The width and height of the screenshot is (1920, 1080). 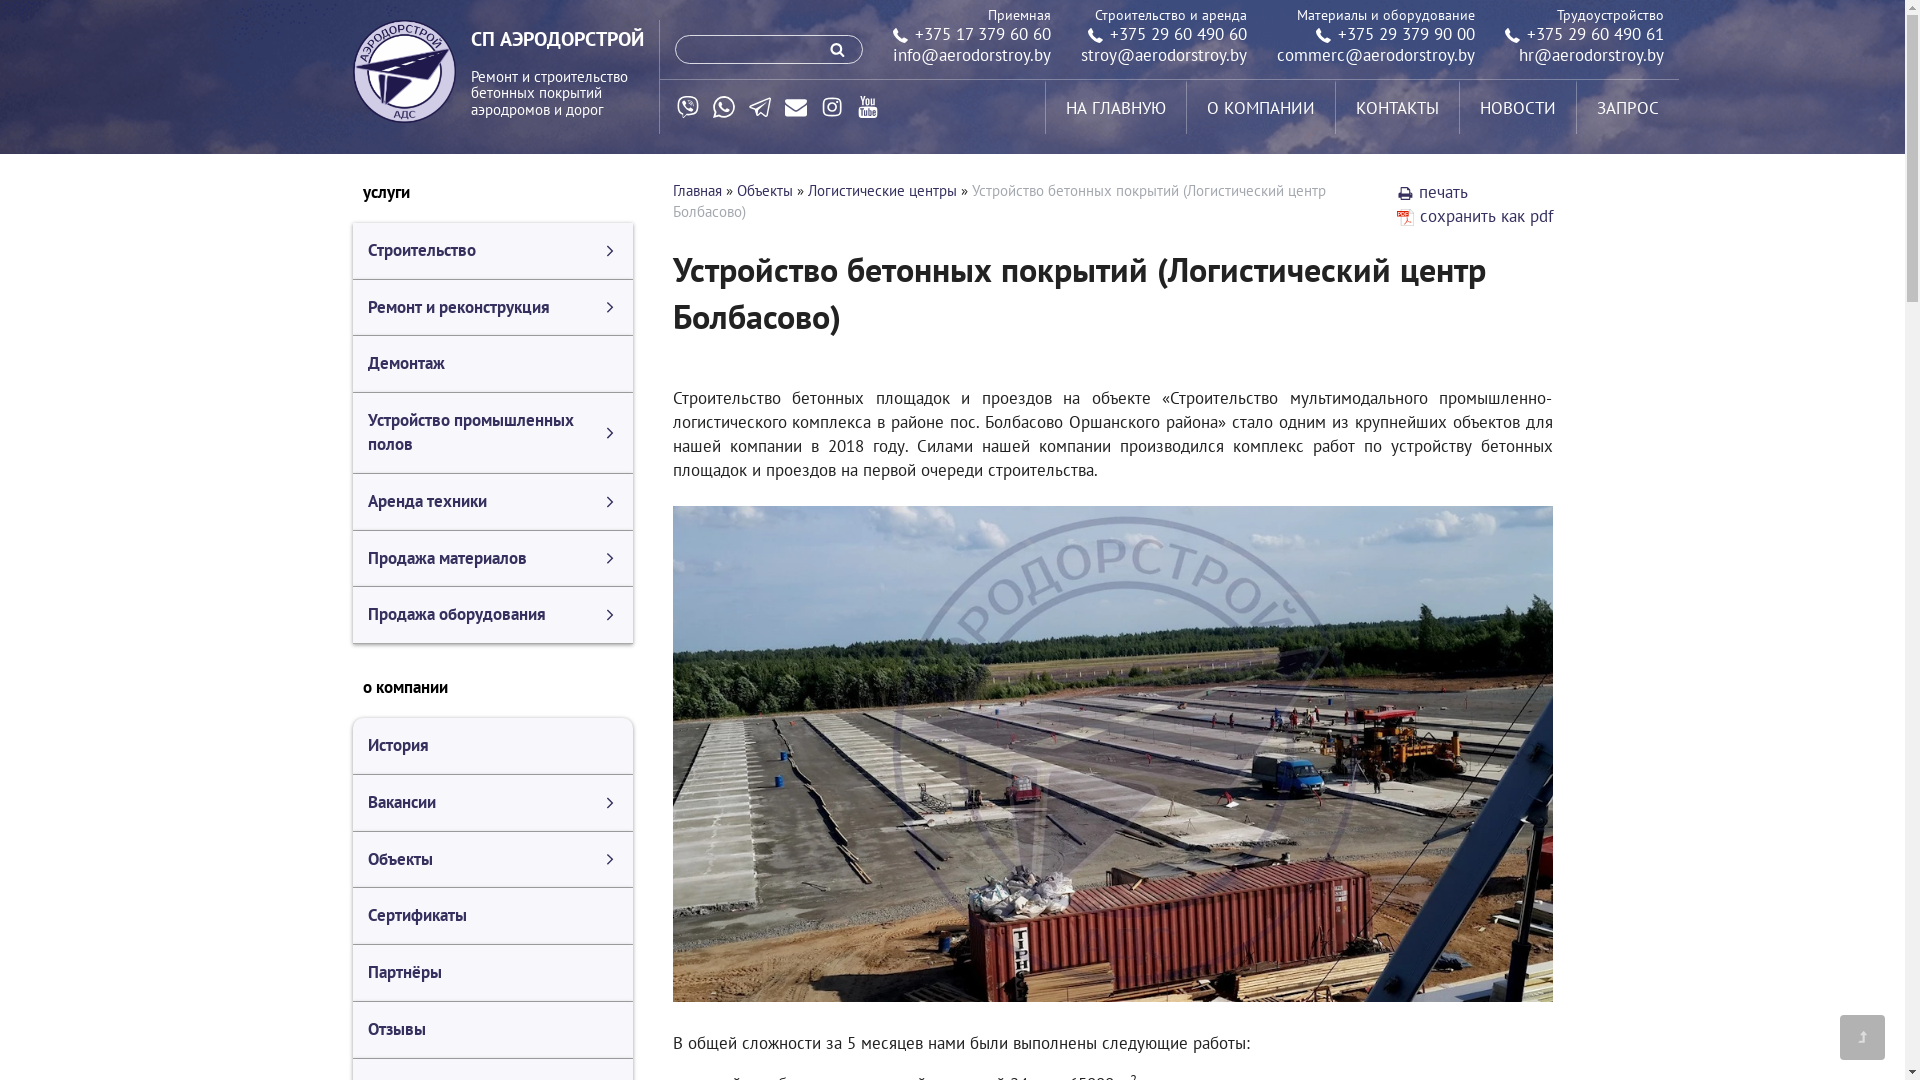 I want to click on 'stroy@aerodorstroy.by', so click(x=1162, y=53).